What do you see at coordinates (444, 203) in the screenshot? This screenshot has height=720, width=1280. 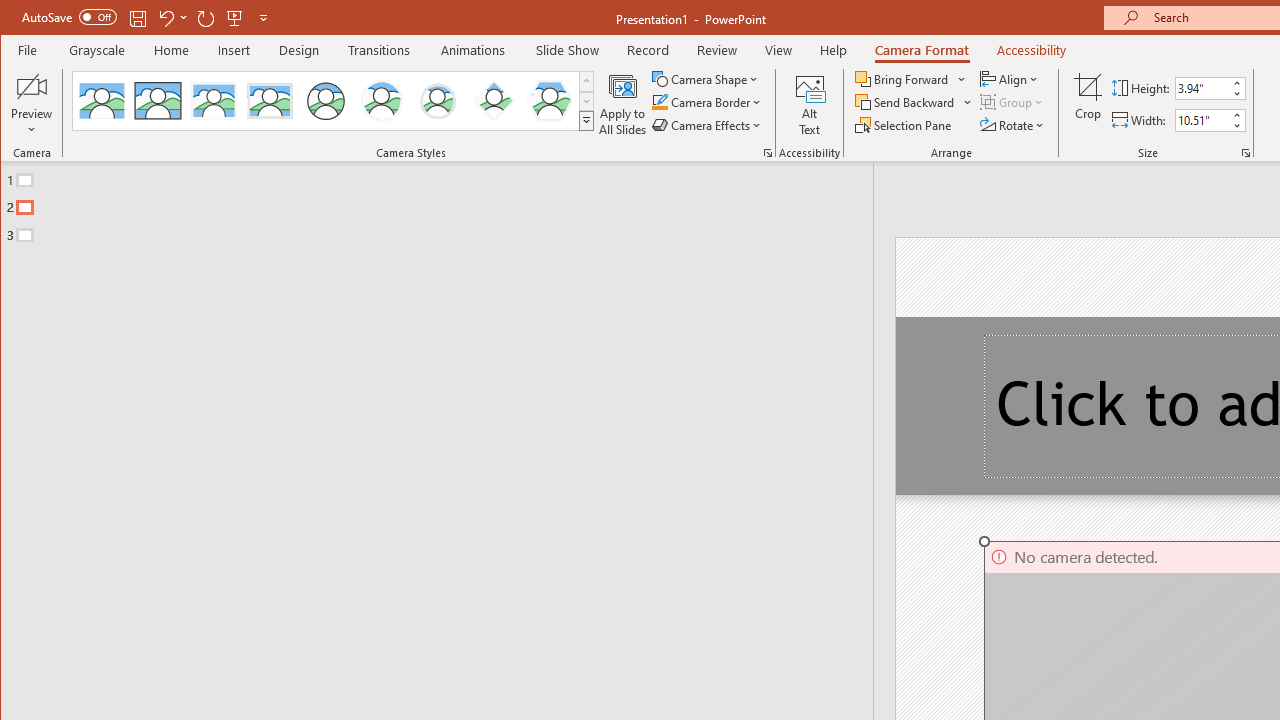 I see `'Outline'` at bounding box center [444, 203].